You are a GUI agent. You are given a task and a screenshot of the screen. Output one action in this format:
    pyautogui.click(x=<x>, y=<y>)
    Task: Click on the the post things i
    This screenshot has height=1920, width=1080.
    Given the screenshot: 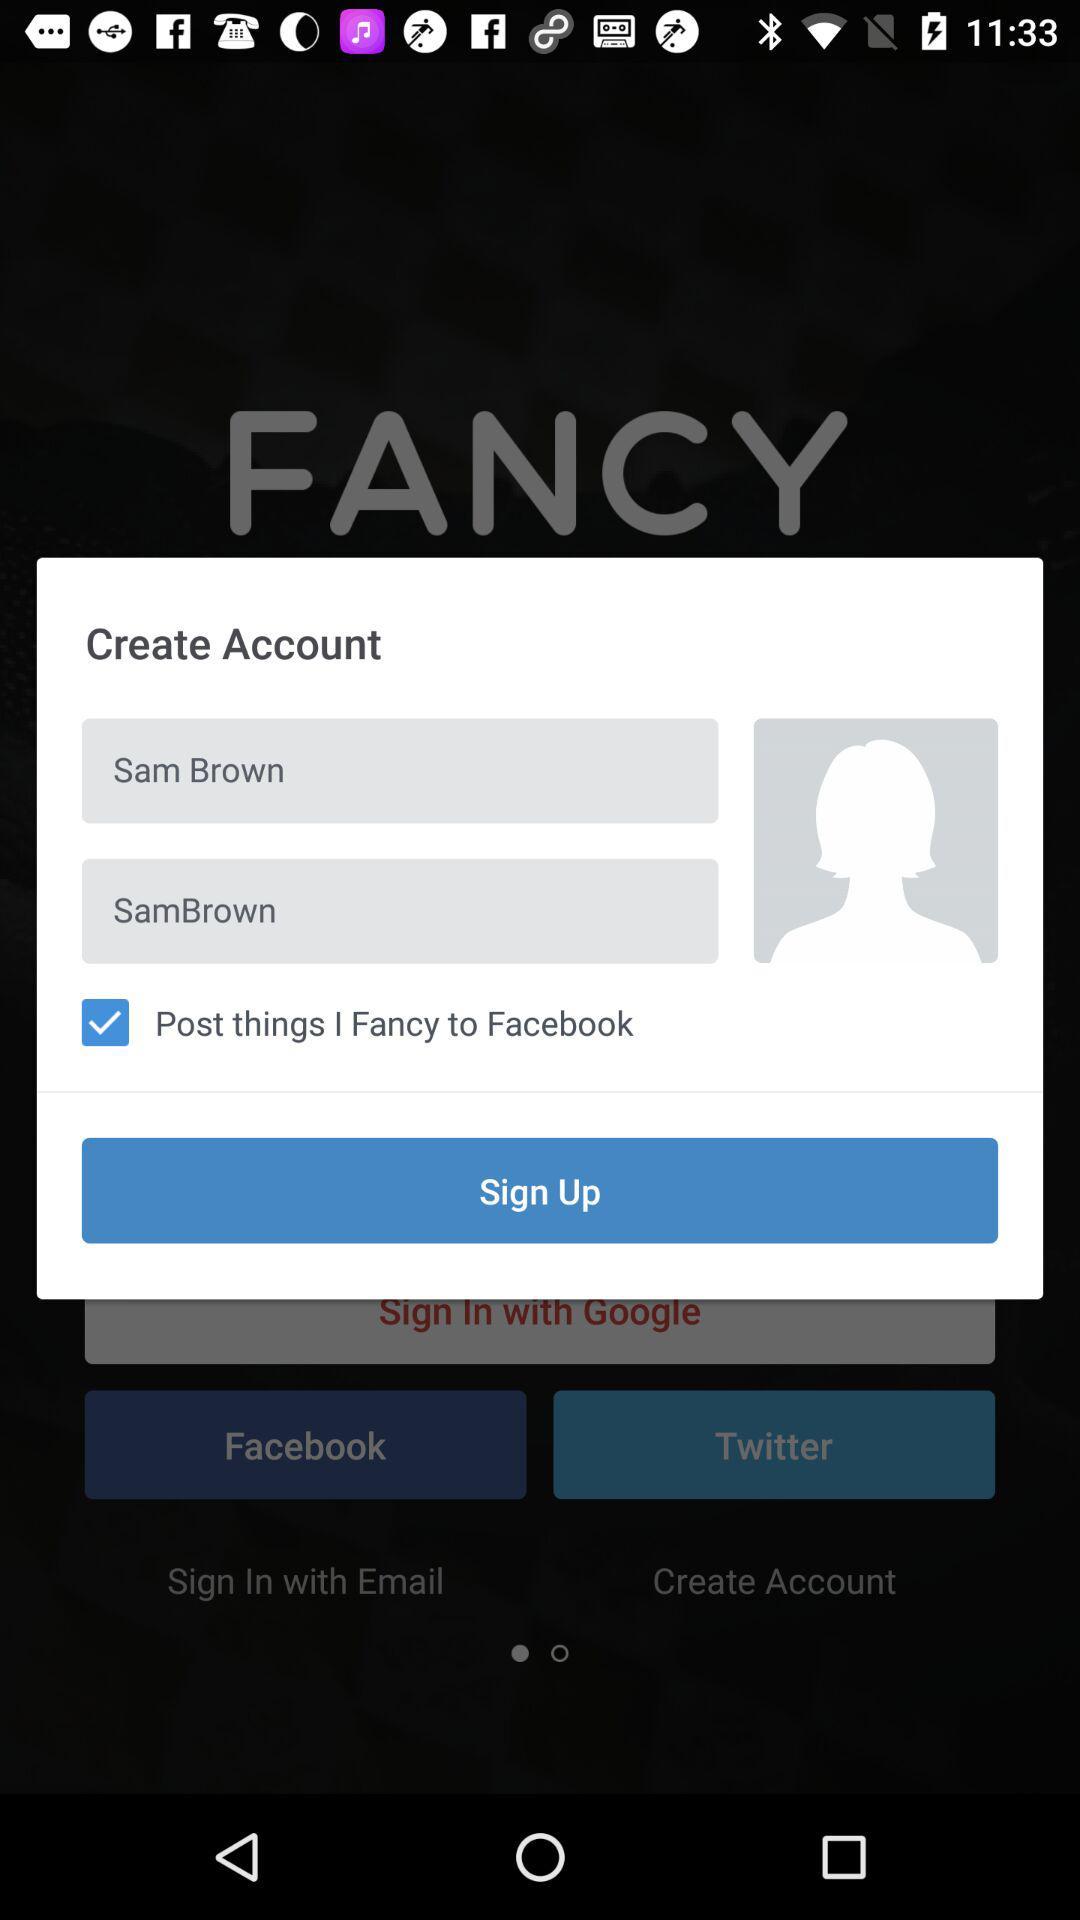 What is the action you would take?
    pyautogui.click(x=540, y=1022)
    